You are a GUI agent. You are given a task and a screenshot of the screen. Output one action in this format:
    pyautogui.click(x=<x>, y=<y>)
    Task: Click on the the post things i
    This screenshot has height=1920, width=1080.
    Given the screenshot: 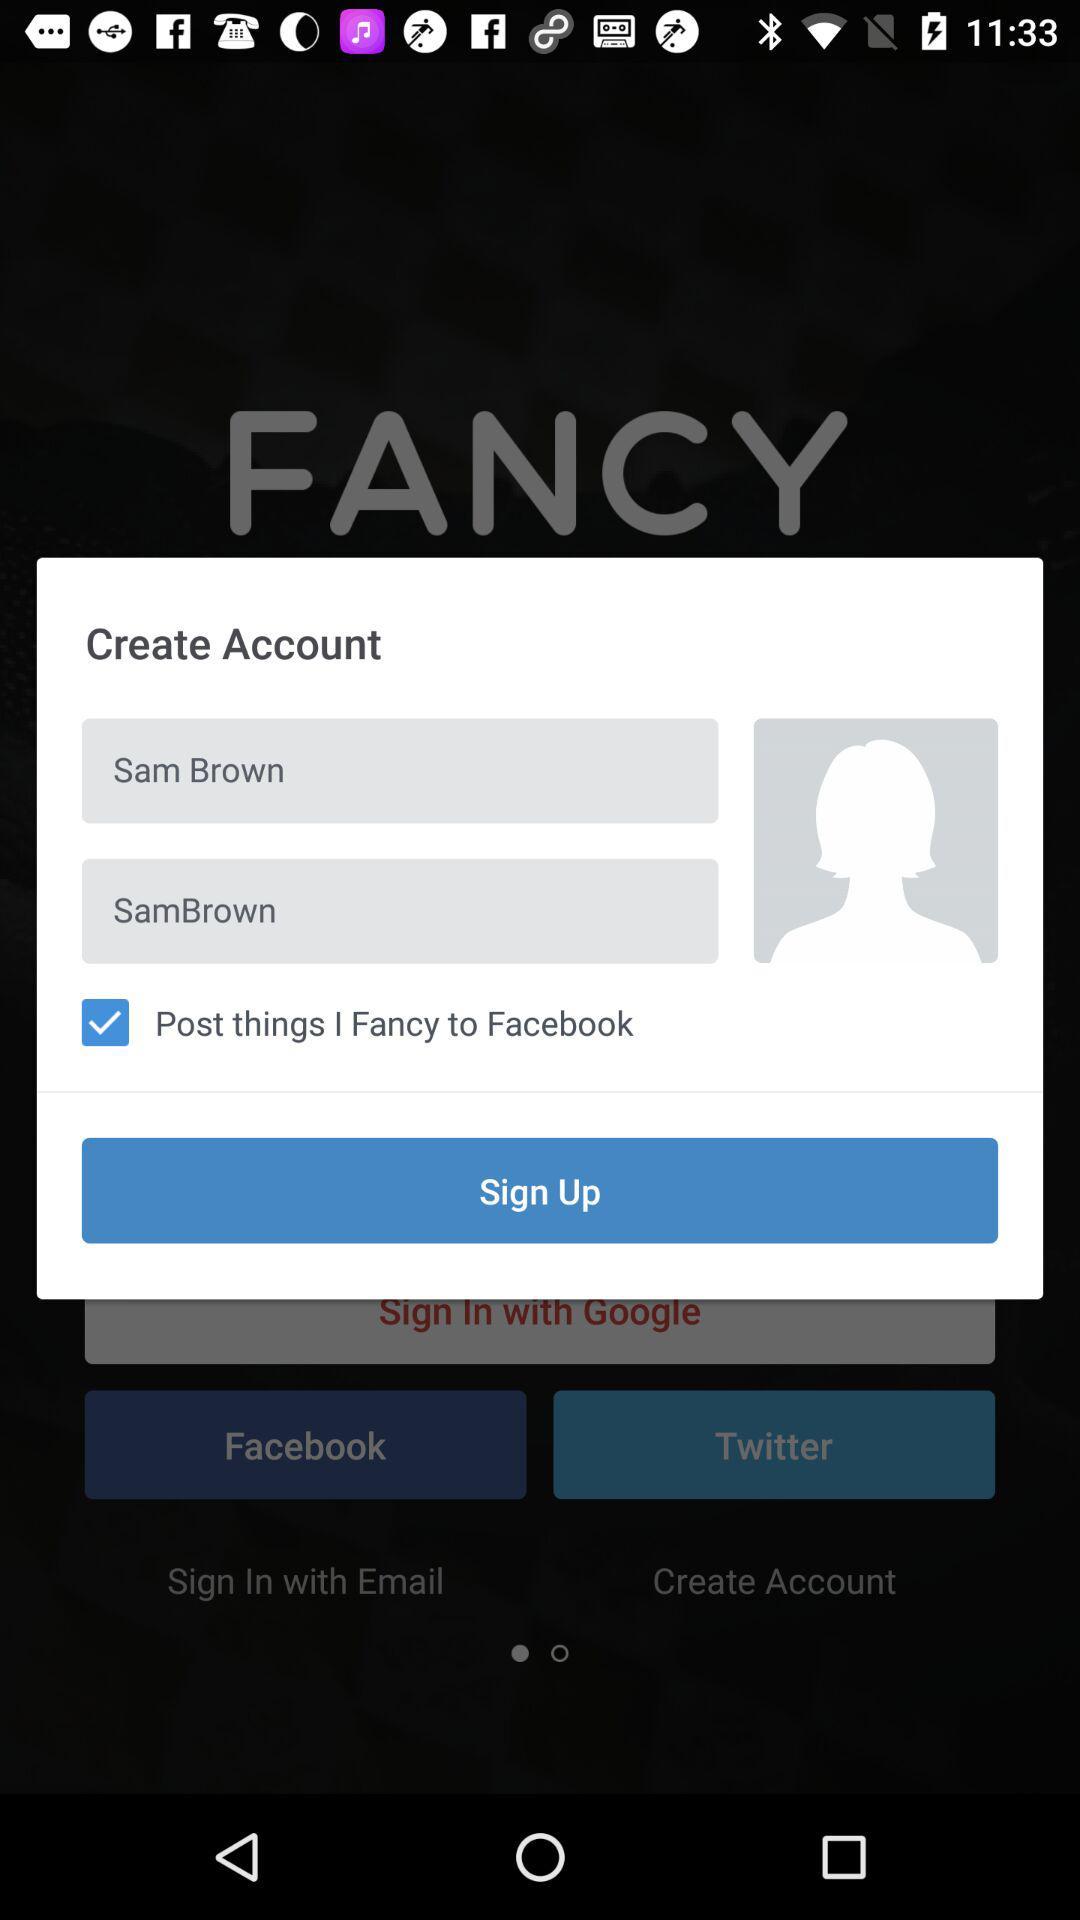 What is the action you would take?
    pyautogui.click(x=540, y=1022)
    